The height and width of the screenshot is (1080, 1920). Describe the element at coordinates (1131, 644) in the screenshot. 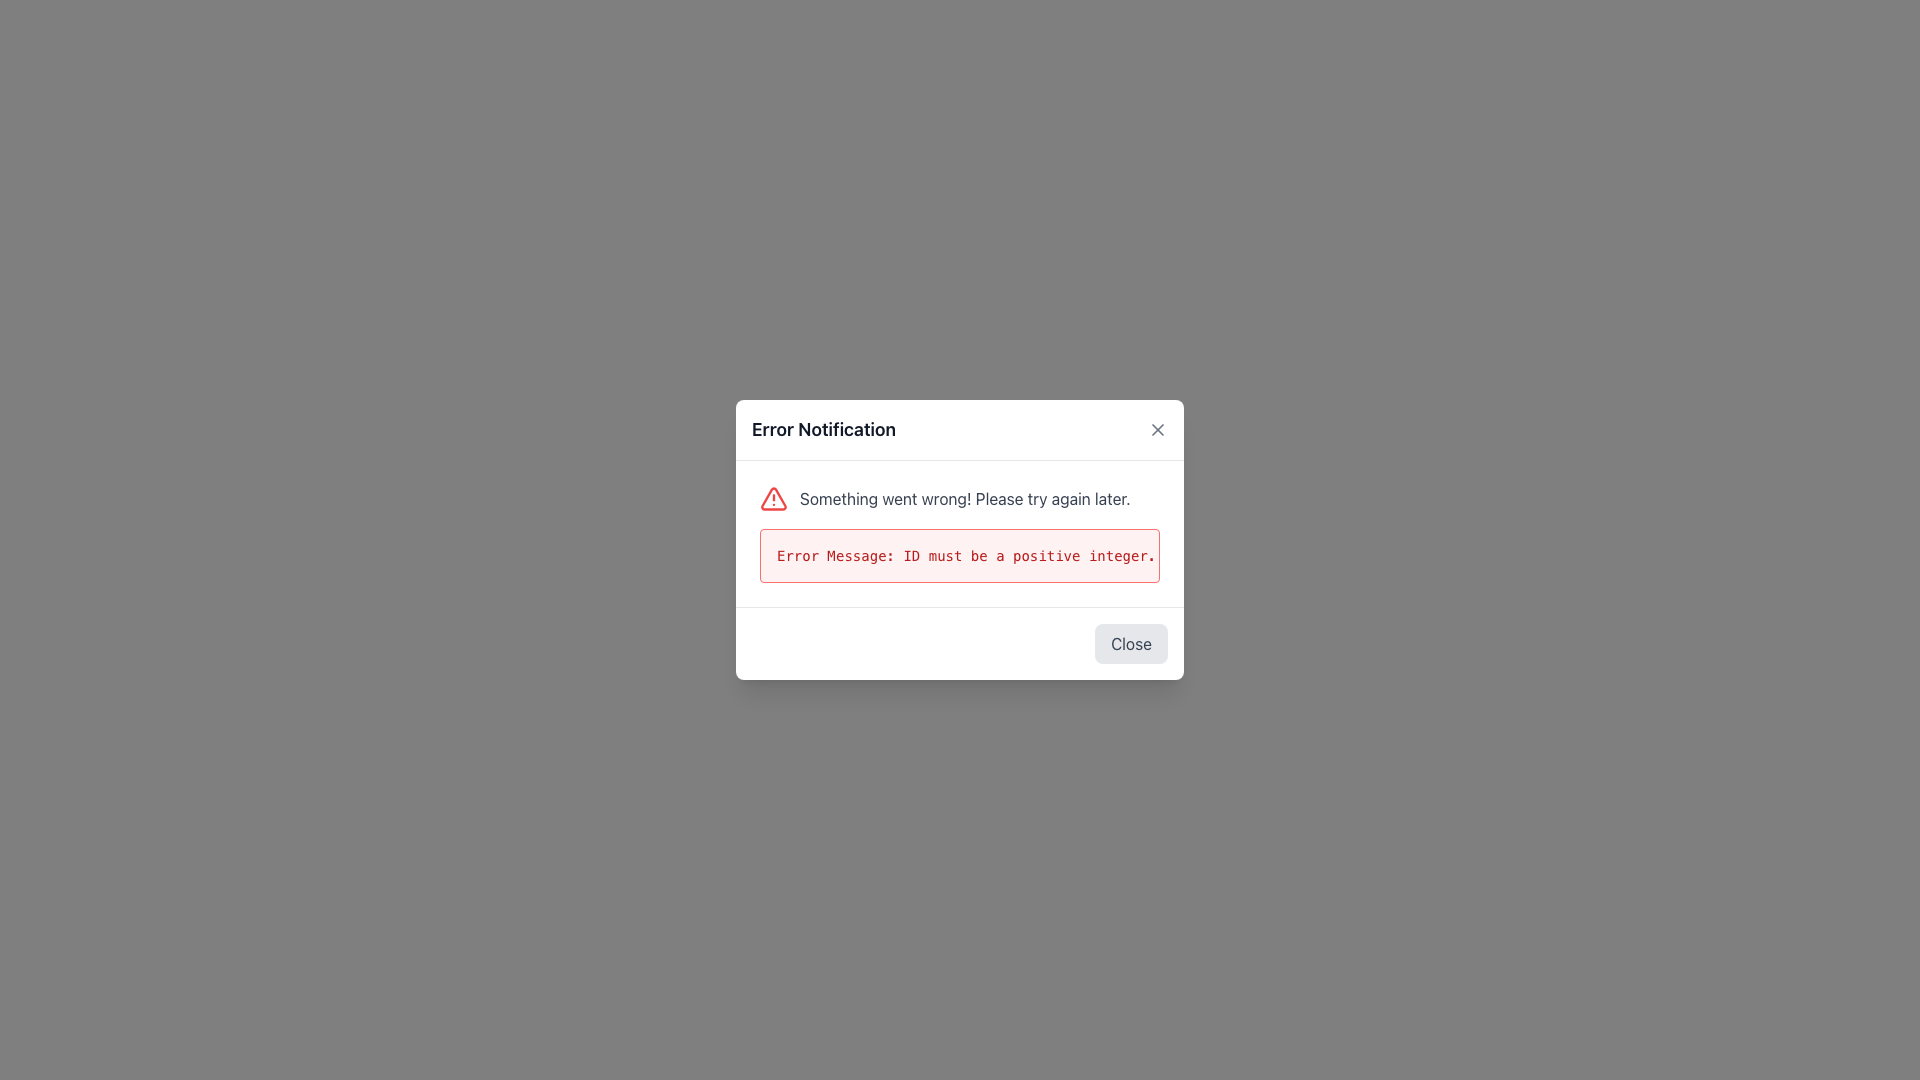

I see `the 'Close' button located at the bottom-right corner of the notification dialog` at that location.